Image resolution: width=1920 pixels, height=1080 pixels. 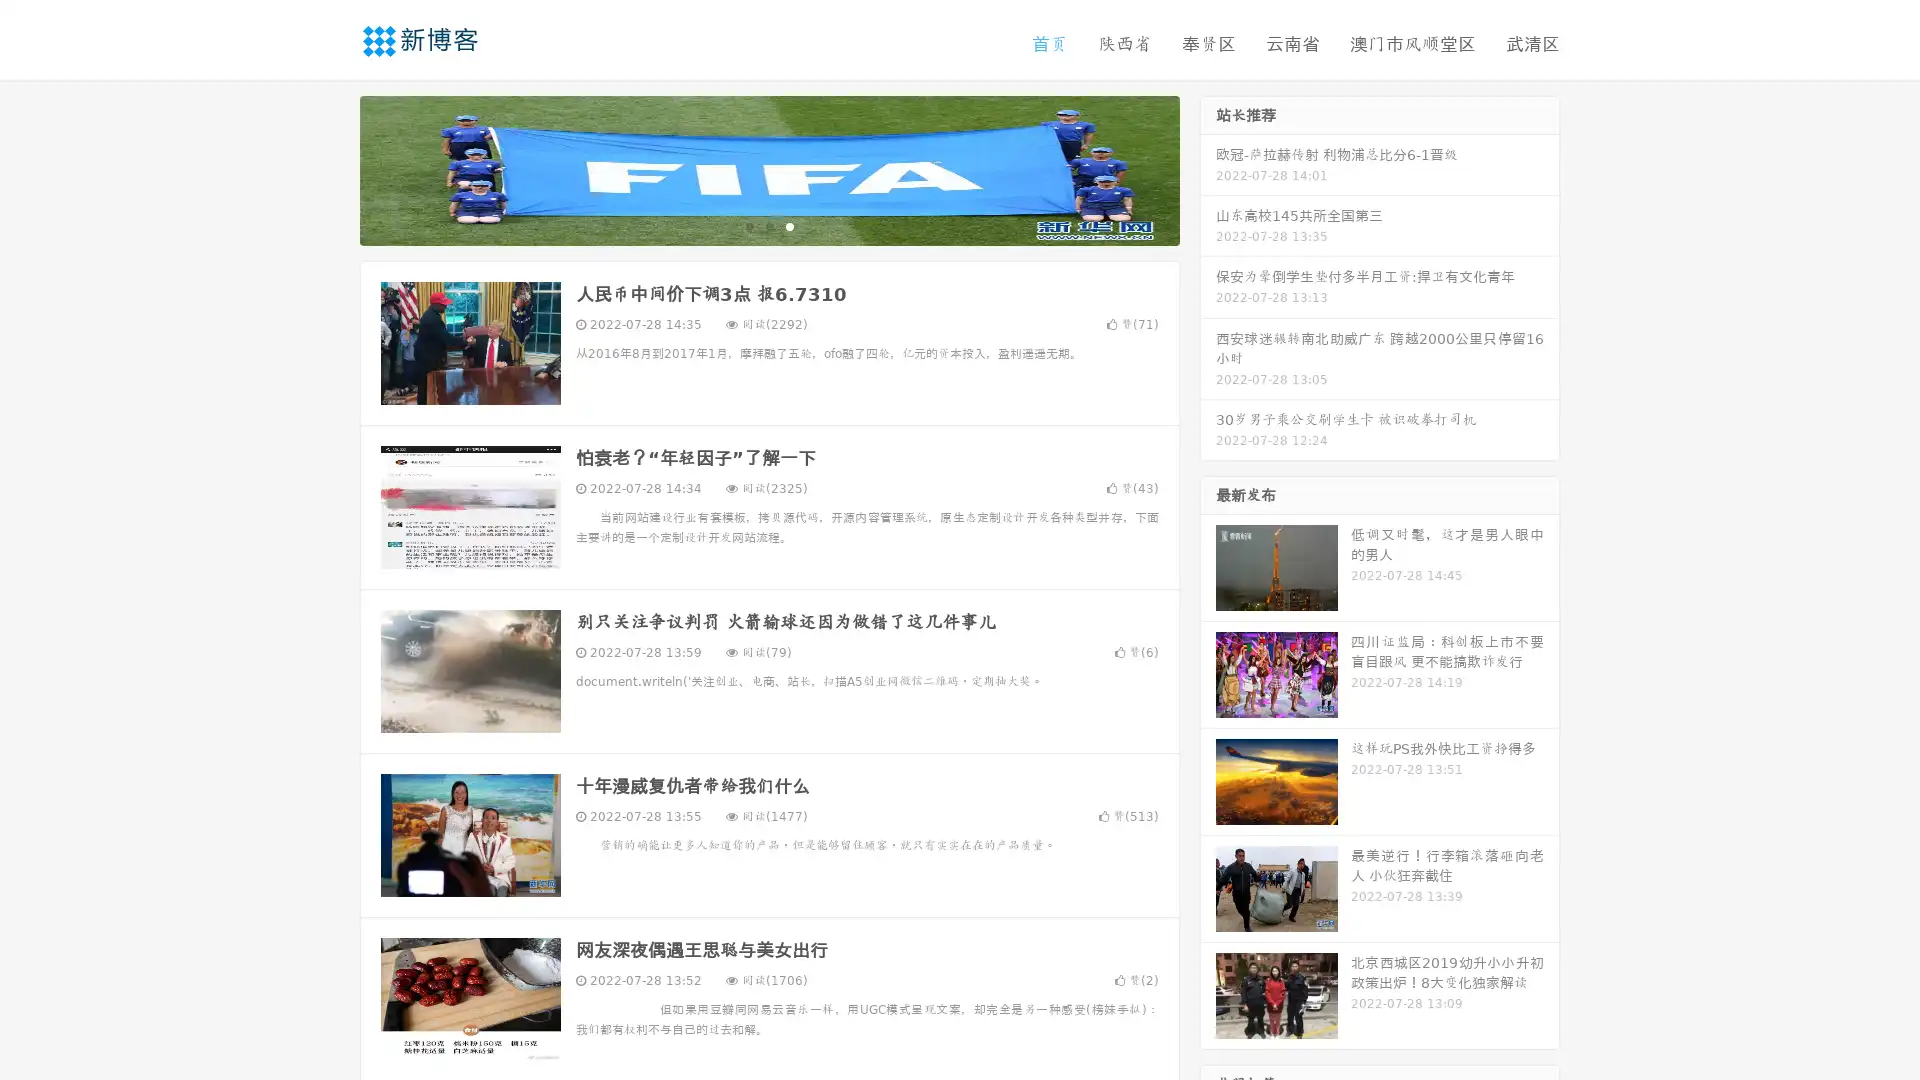 I want to click on Next slide, so click(x=1208, y=168).